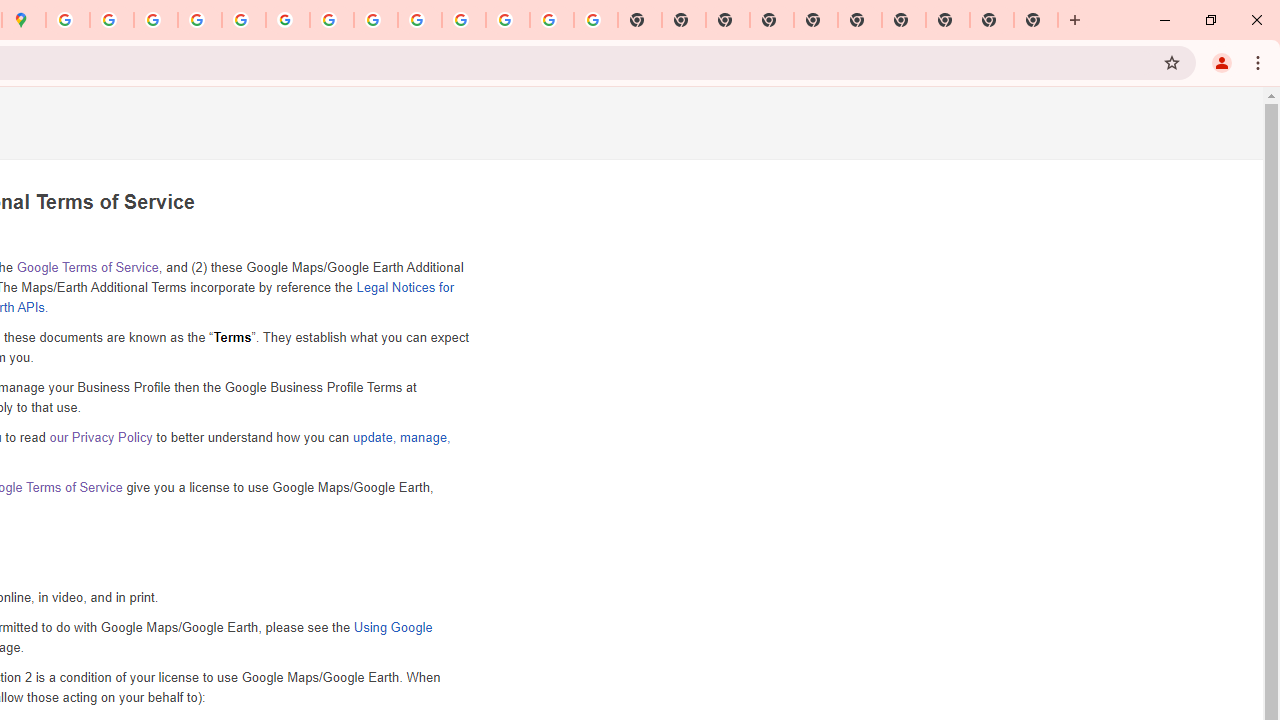 This screenshot has width=1280, height=720. I want to click on 'Google Terms of Service', so click(86, 266).